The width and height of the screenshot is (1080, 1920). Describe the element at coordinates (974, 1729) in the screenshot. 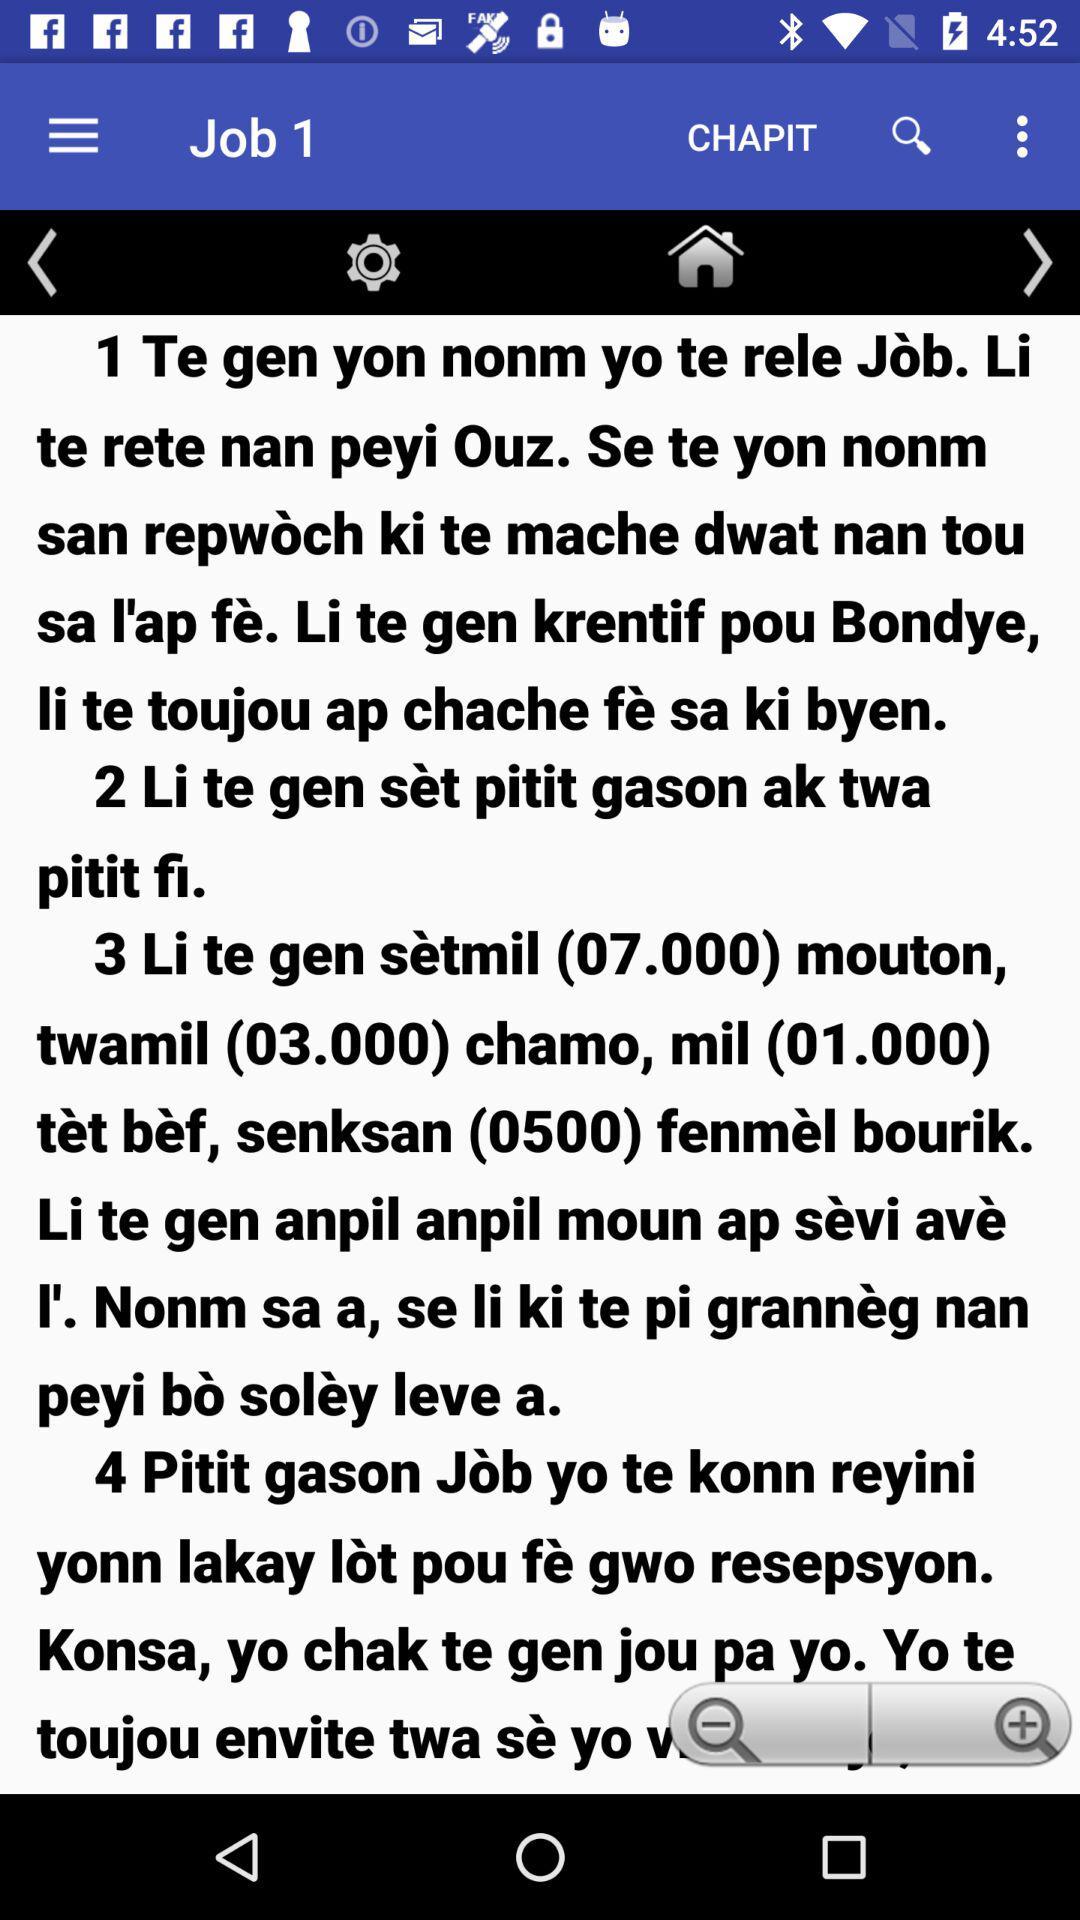

I see `the item below the 3 li te` at that location.